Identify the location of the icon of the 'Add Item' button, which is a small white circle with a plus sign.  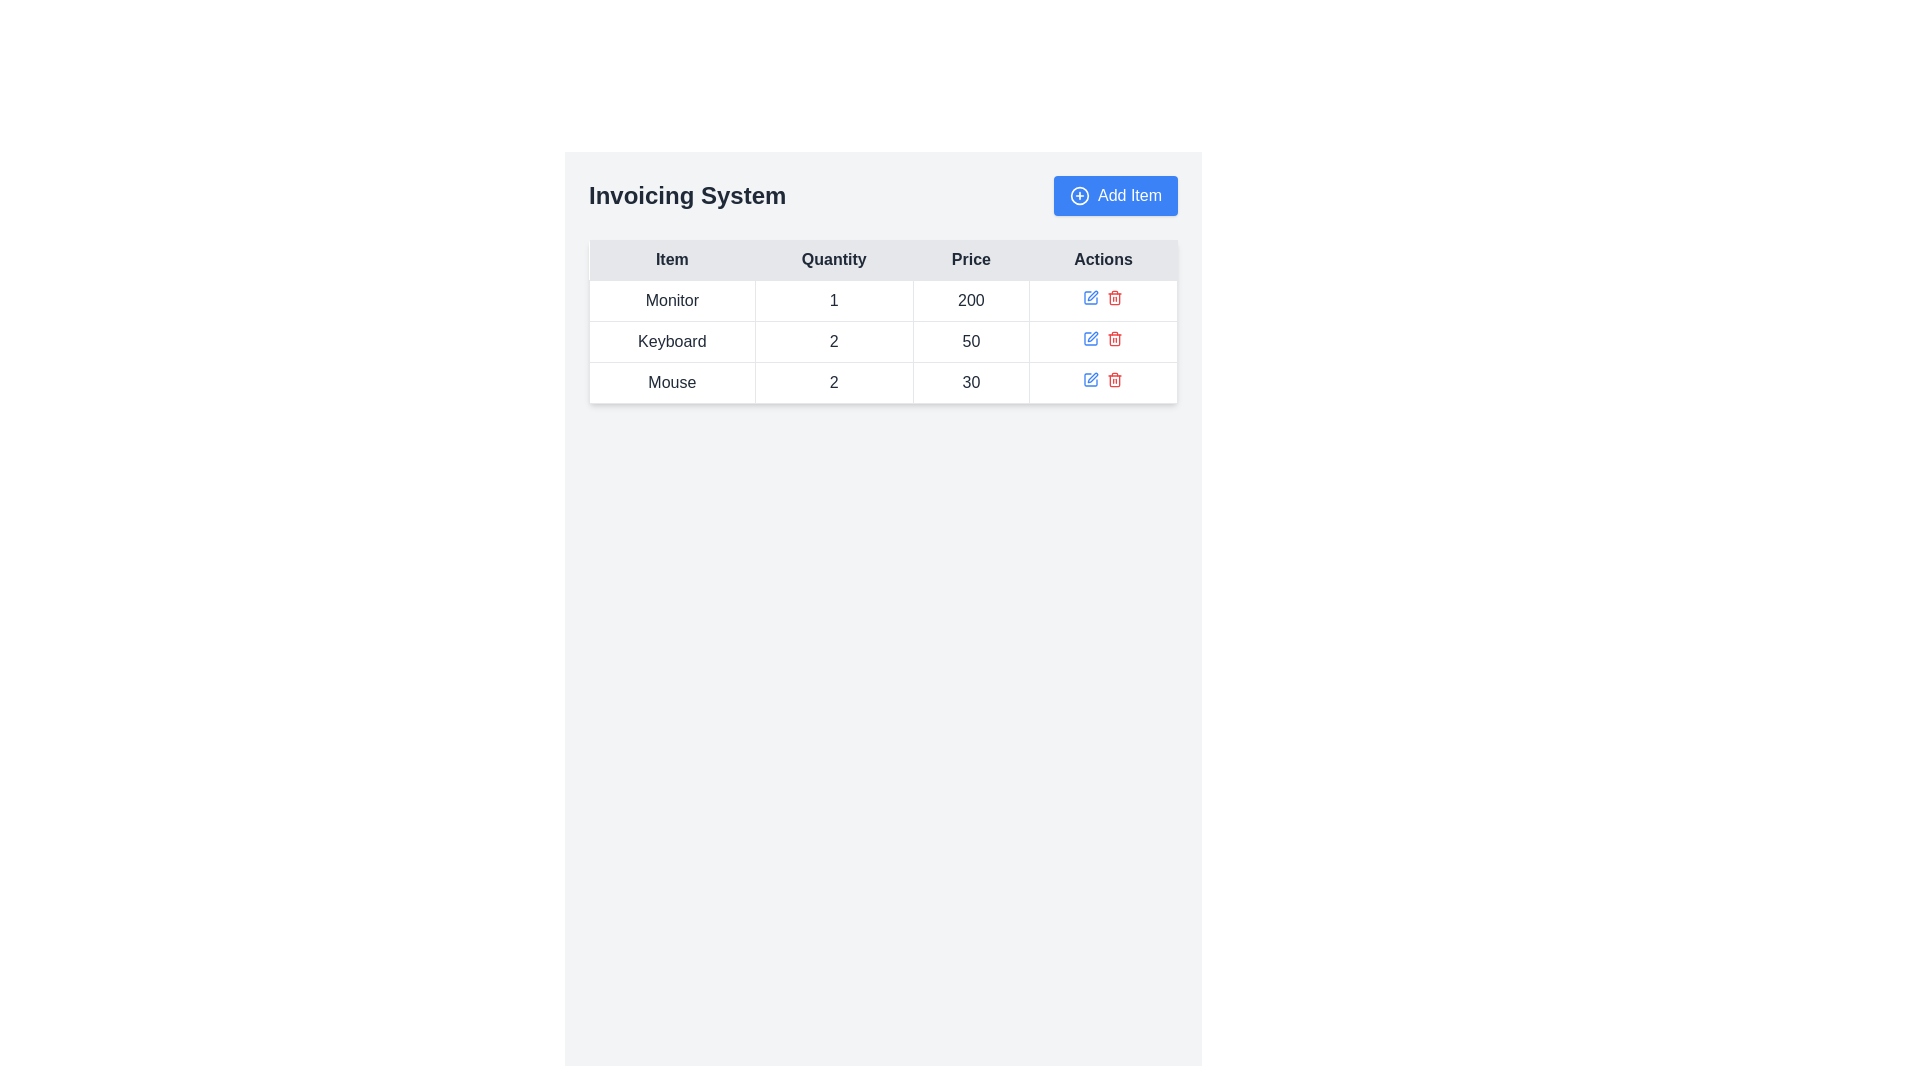
(1079, 196).